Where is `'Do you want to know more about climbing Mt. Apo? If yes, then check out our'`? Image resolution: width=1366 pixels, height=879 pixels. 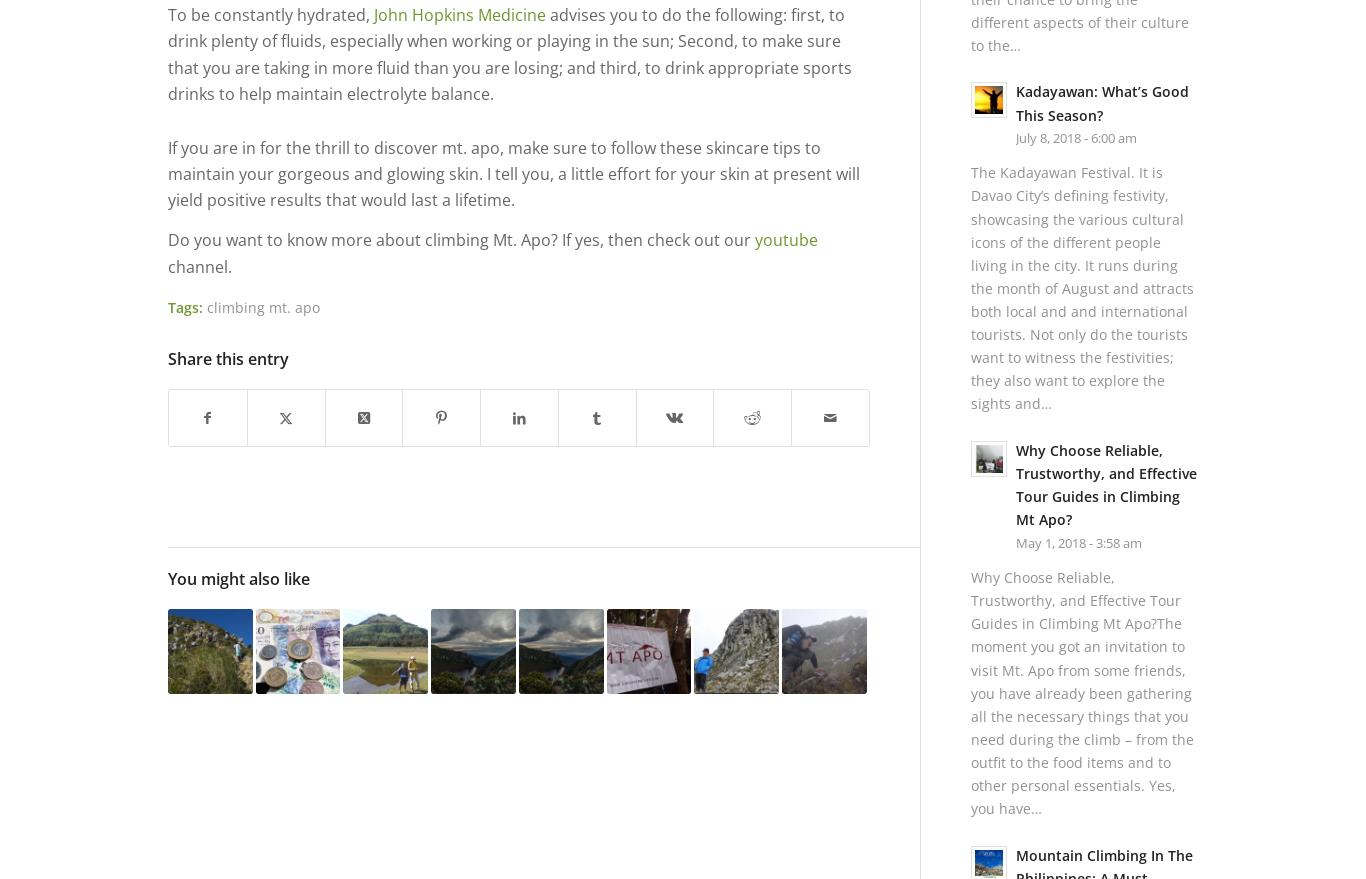 'Do you want to know more about climbing Mt. Apo? If yes, then check out our' is located at coordinates (167, 239).